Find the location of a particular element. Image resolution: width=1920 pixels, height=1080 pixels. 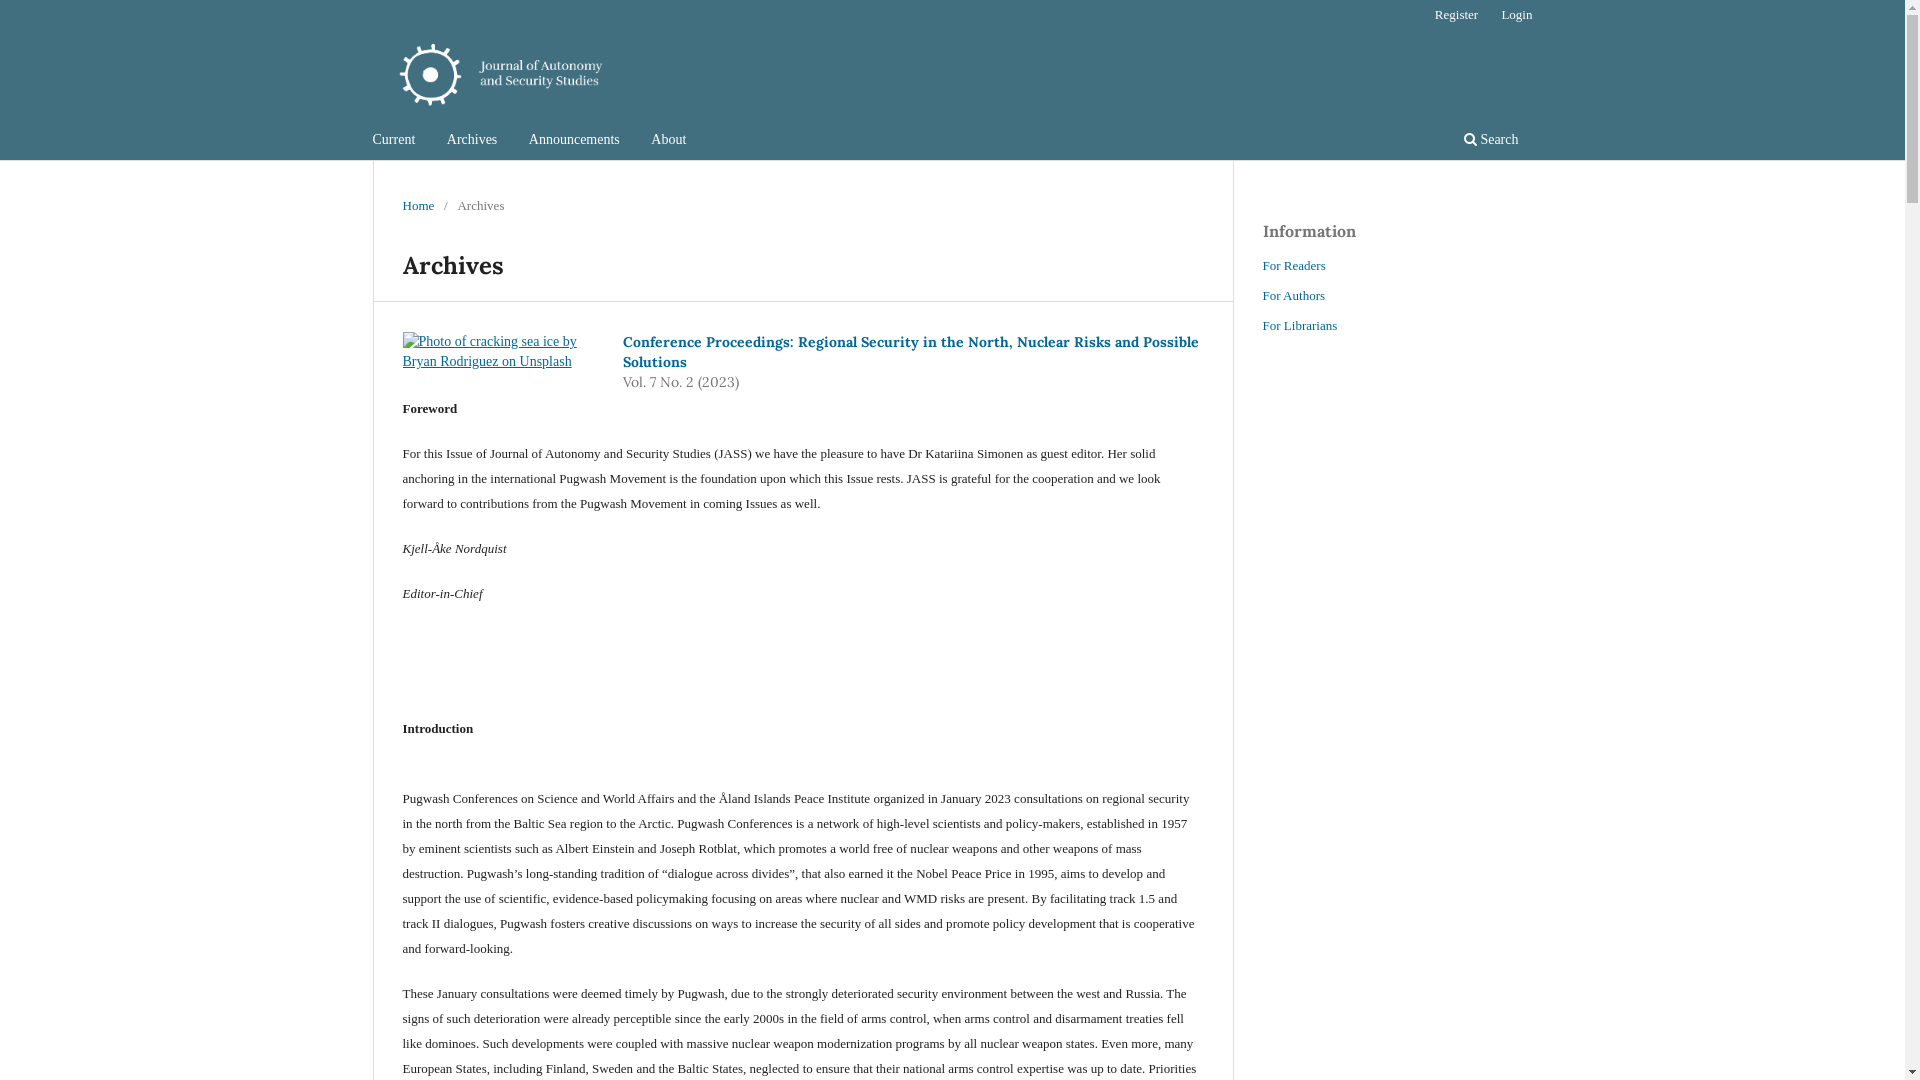

'Archives' is located at coordinates (471, 141).